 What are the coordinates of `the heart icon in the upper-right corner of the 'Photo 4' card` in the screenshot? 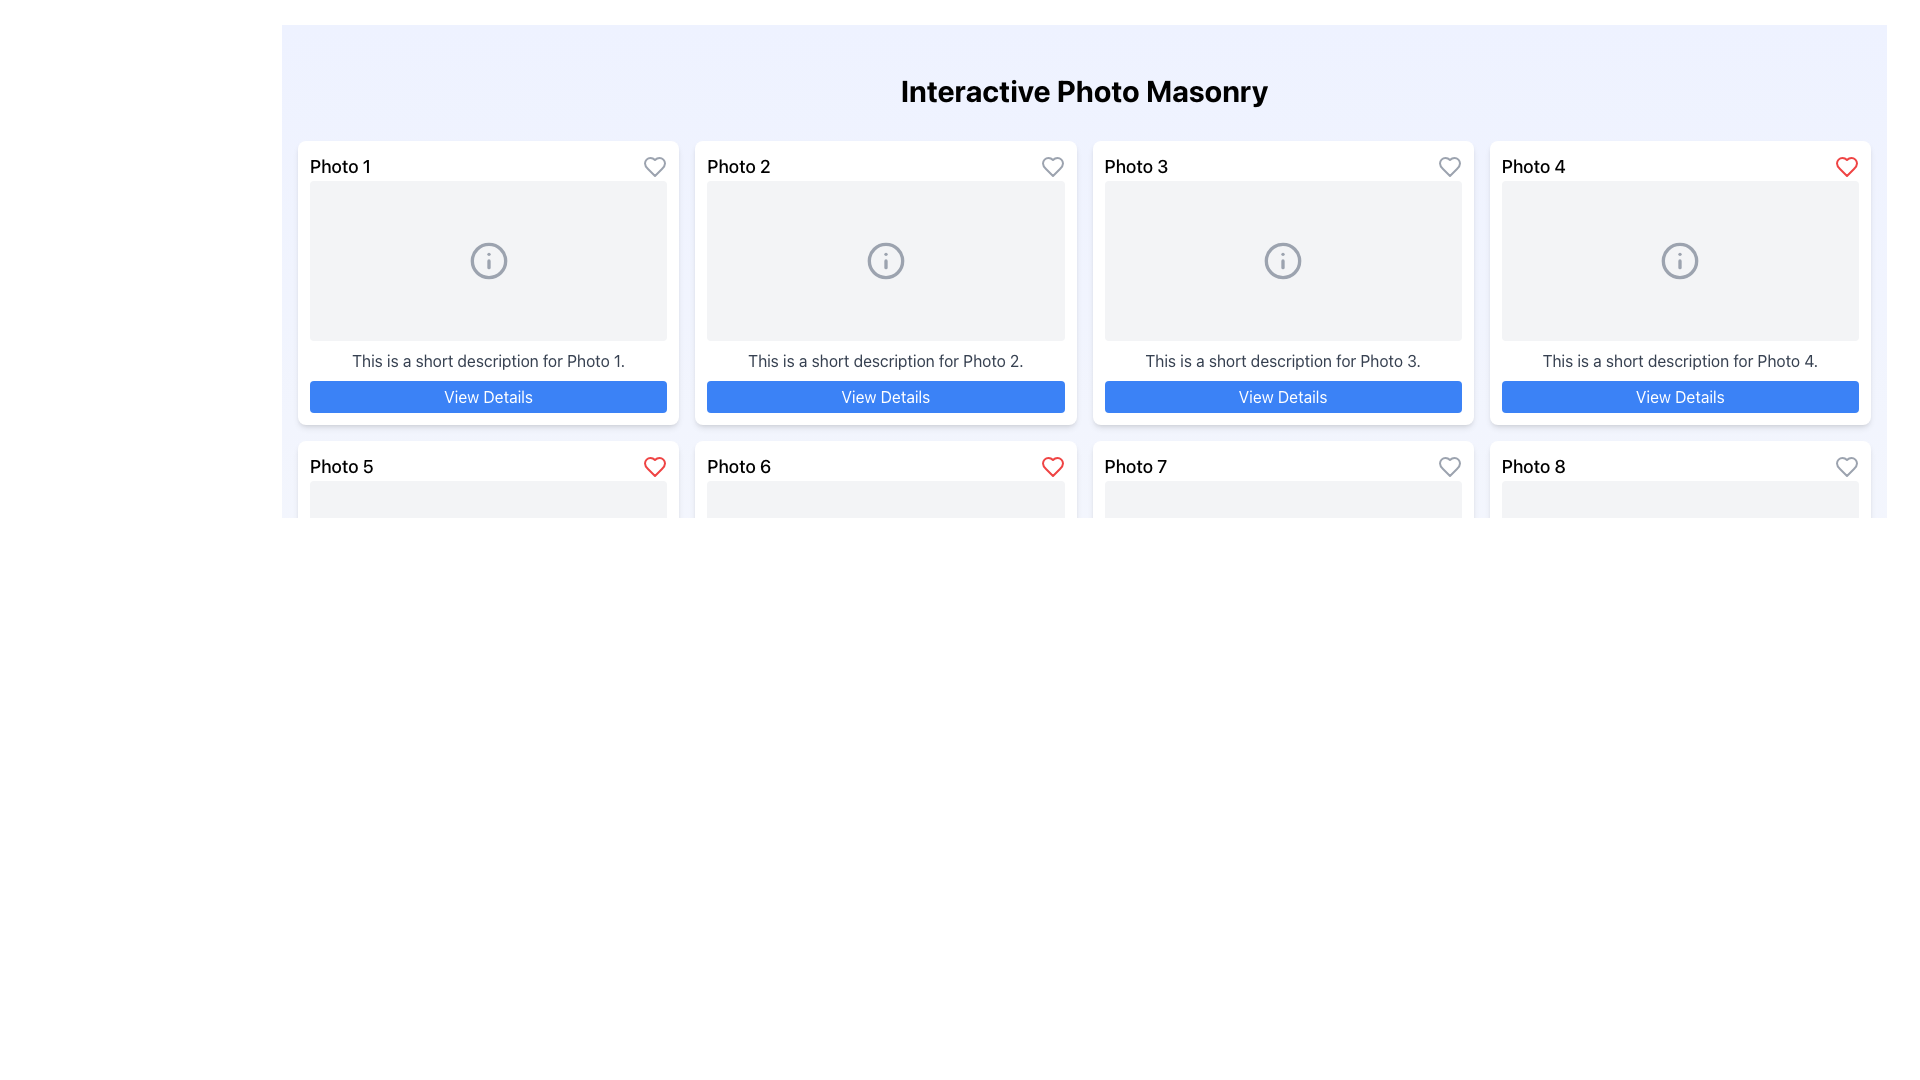 It's located at (1846, 165).